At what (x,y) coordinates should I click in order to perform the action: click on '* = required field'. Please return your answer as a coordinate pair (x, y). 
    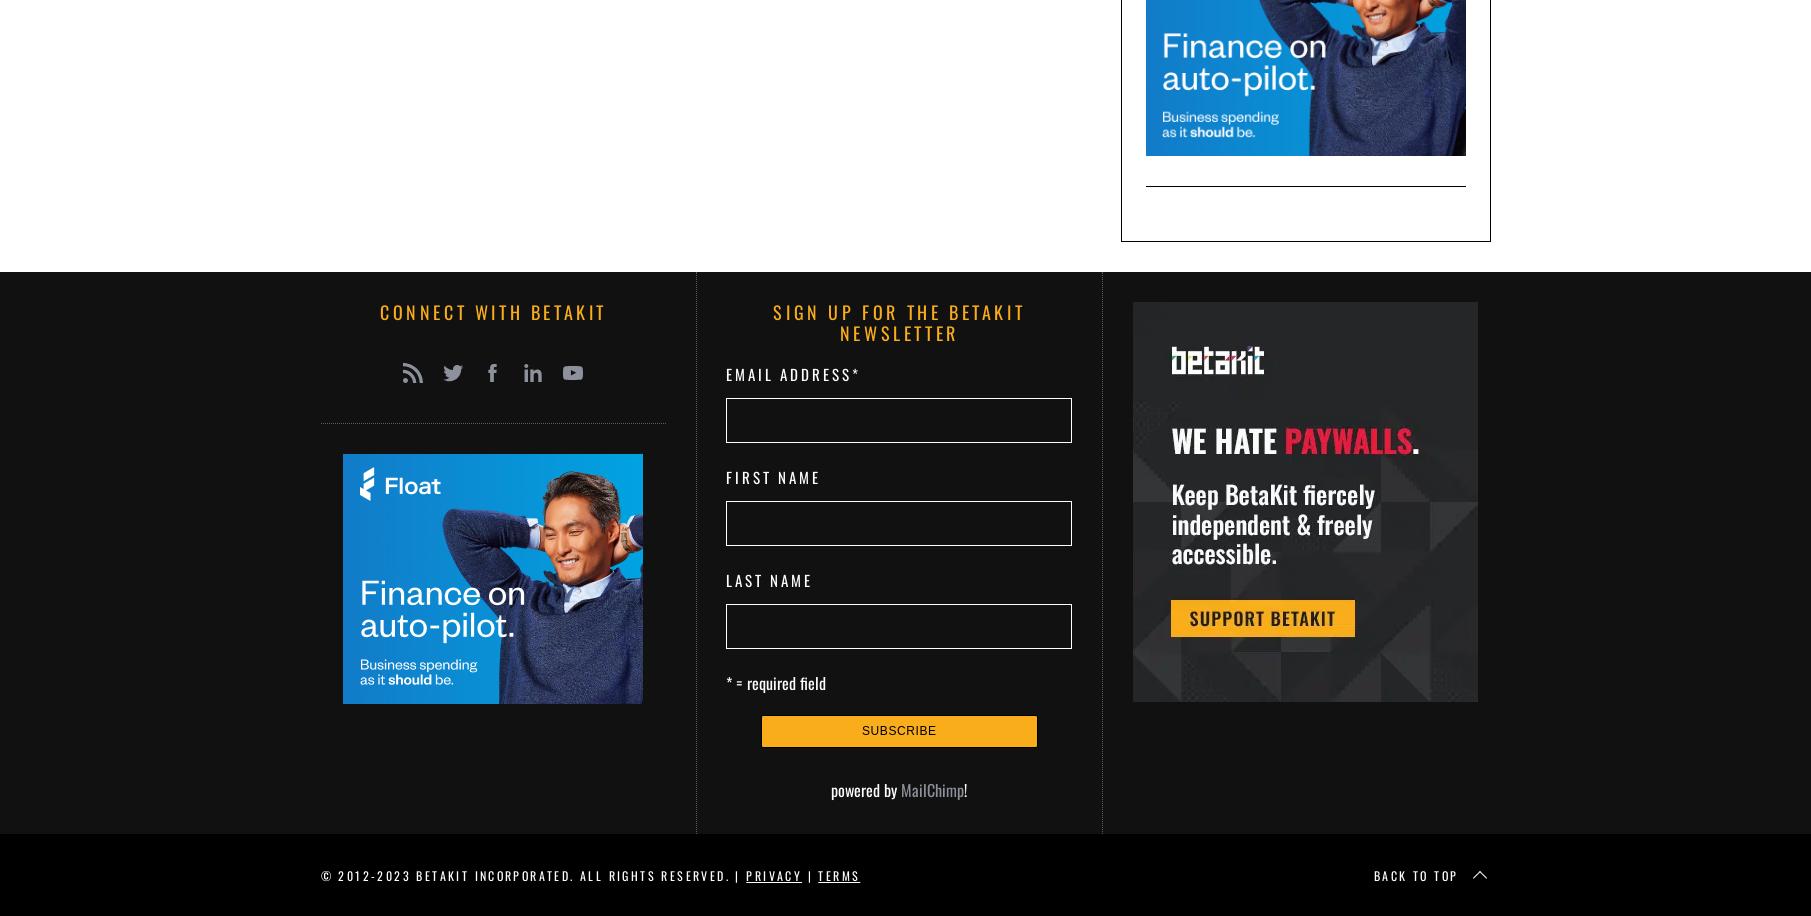
    Looking at the image, I should click on (775, 680).